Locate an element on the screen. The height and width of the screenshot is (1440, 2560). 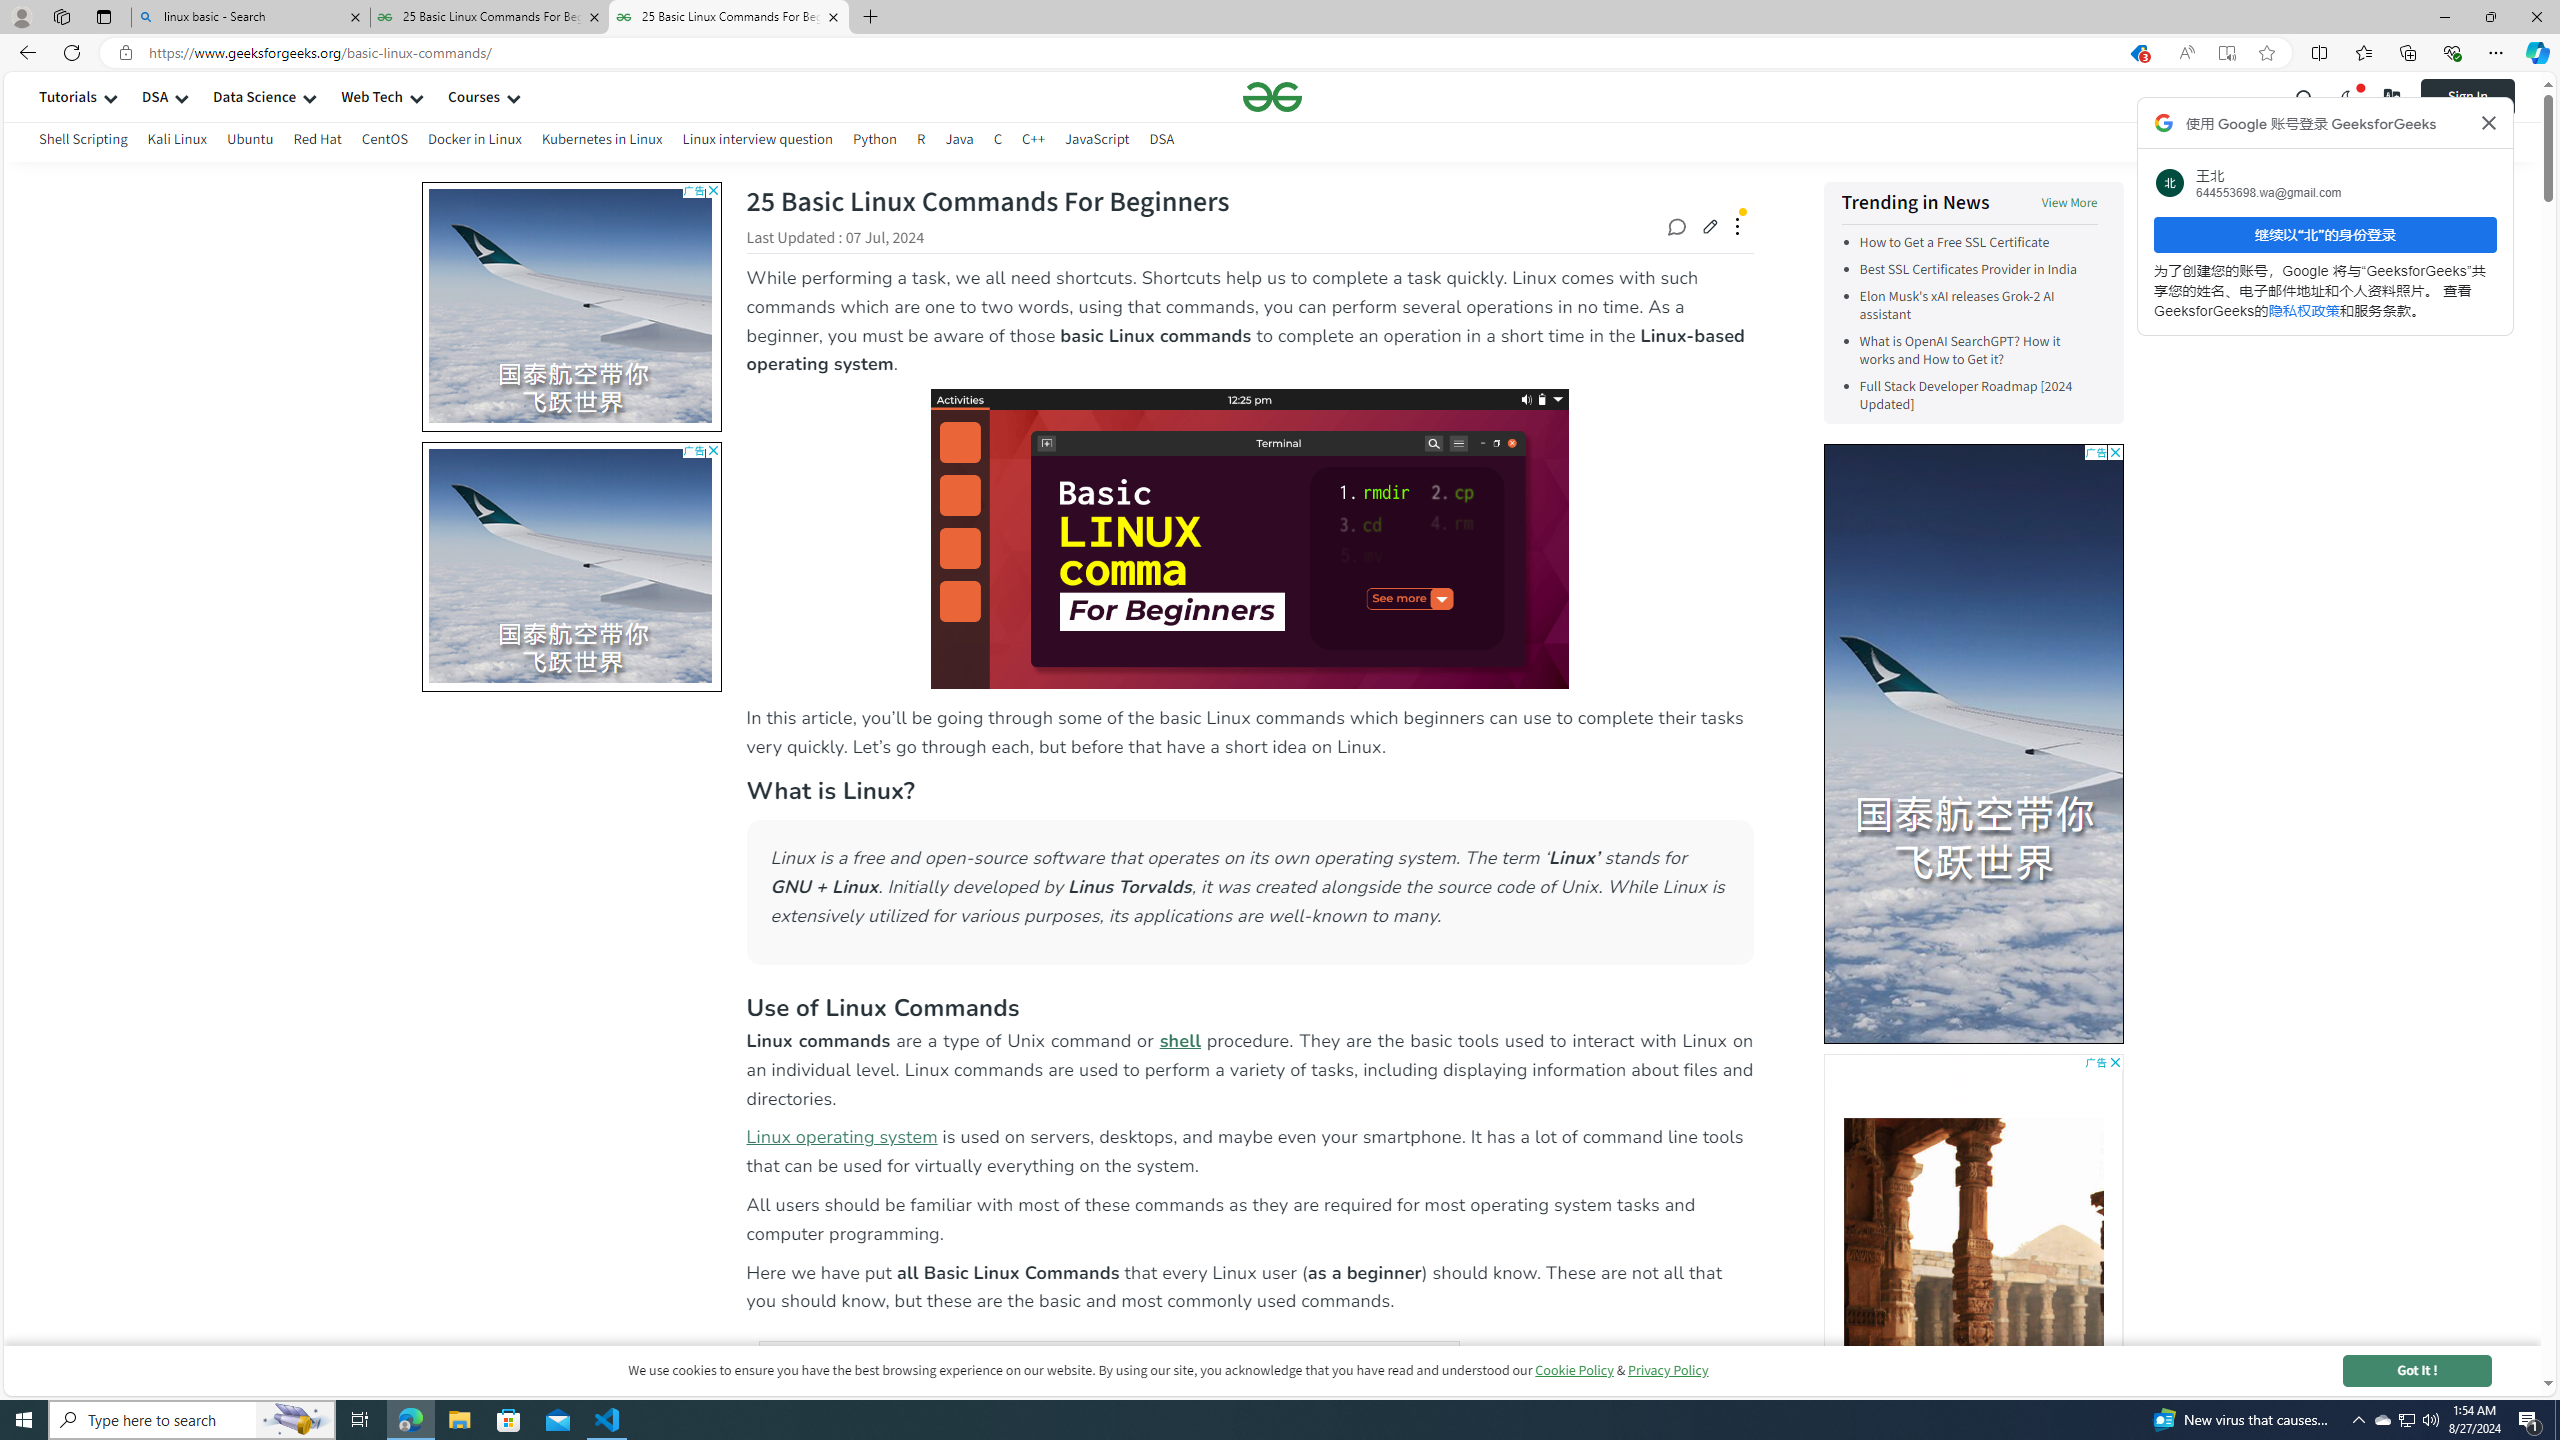
'Web Tech' is located at coordinates (371, 96).